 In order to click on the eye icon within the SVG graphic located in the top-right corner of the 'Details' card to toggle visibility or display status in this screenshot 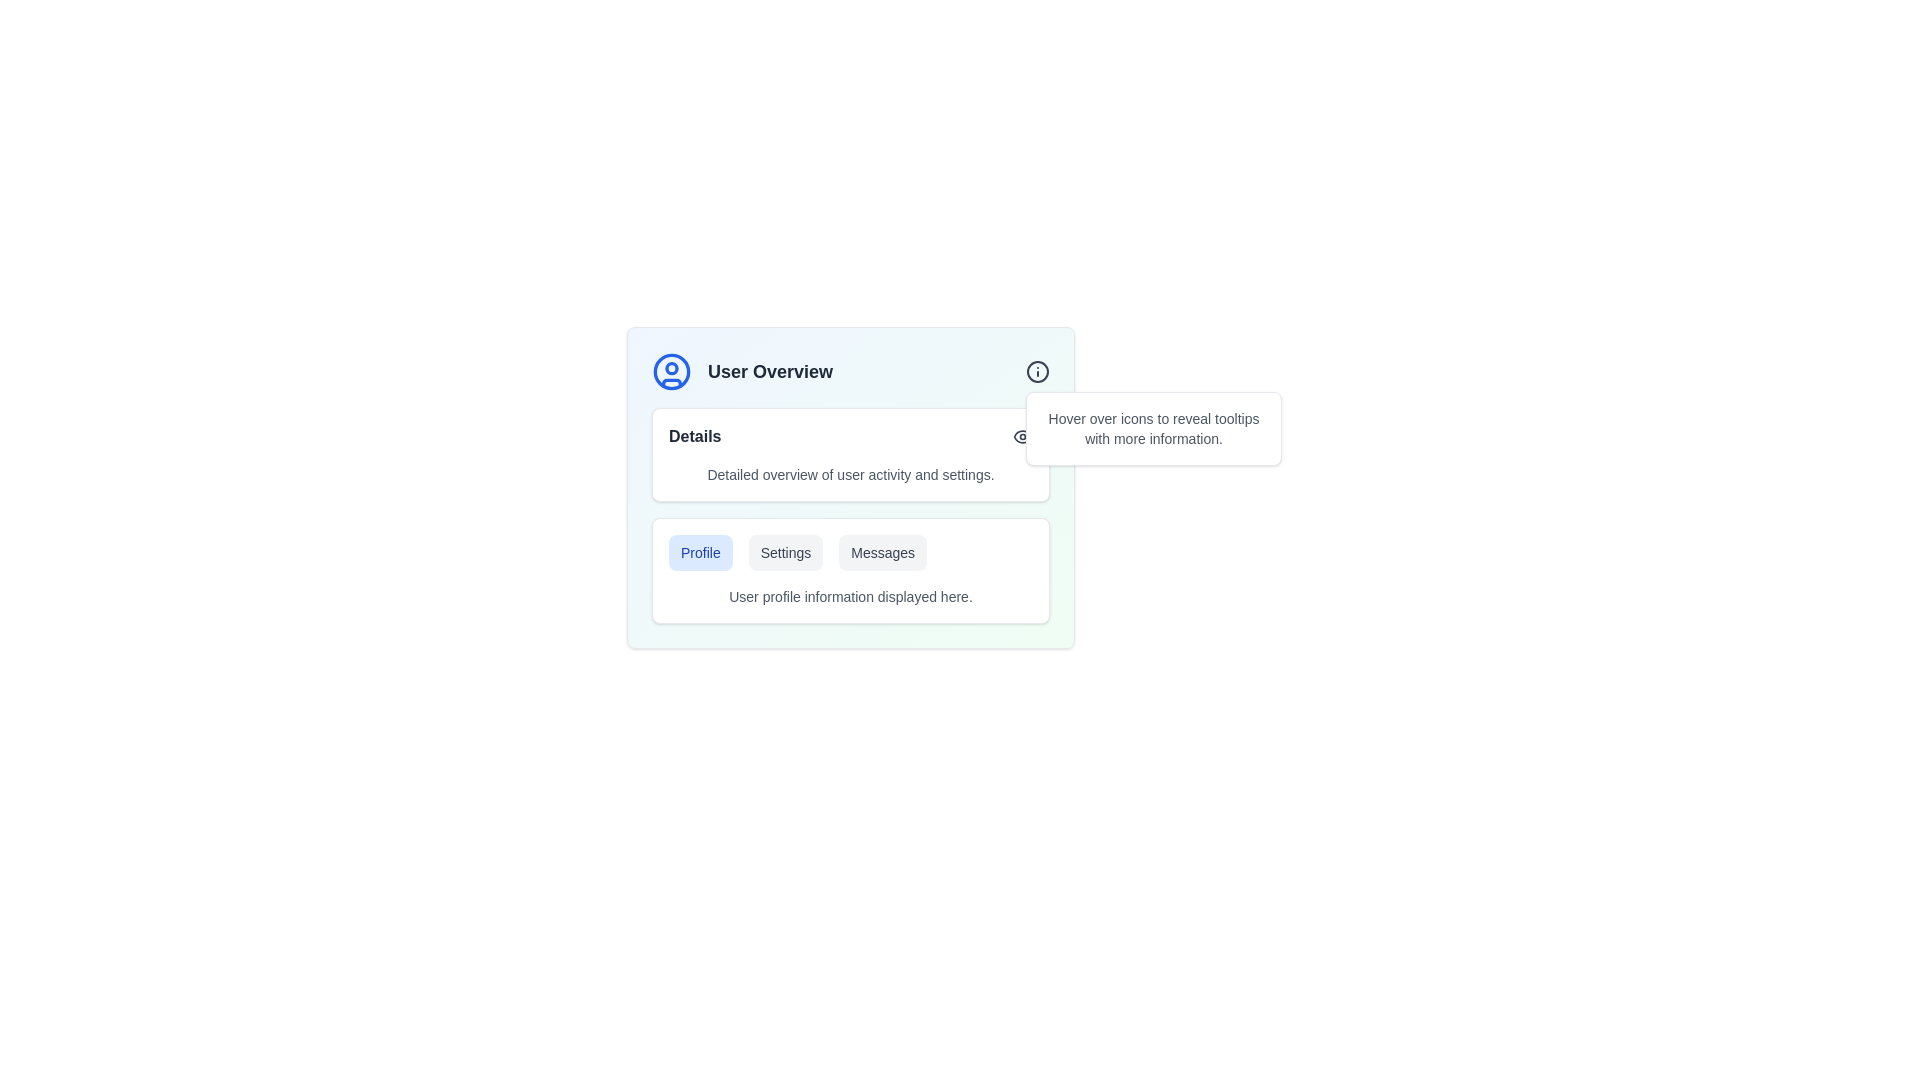, I will do `click(1022, 435)`.